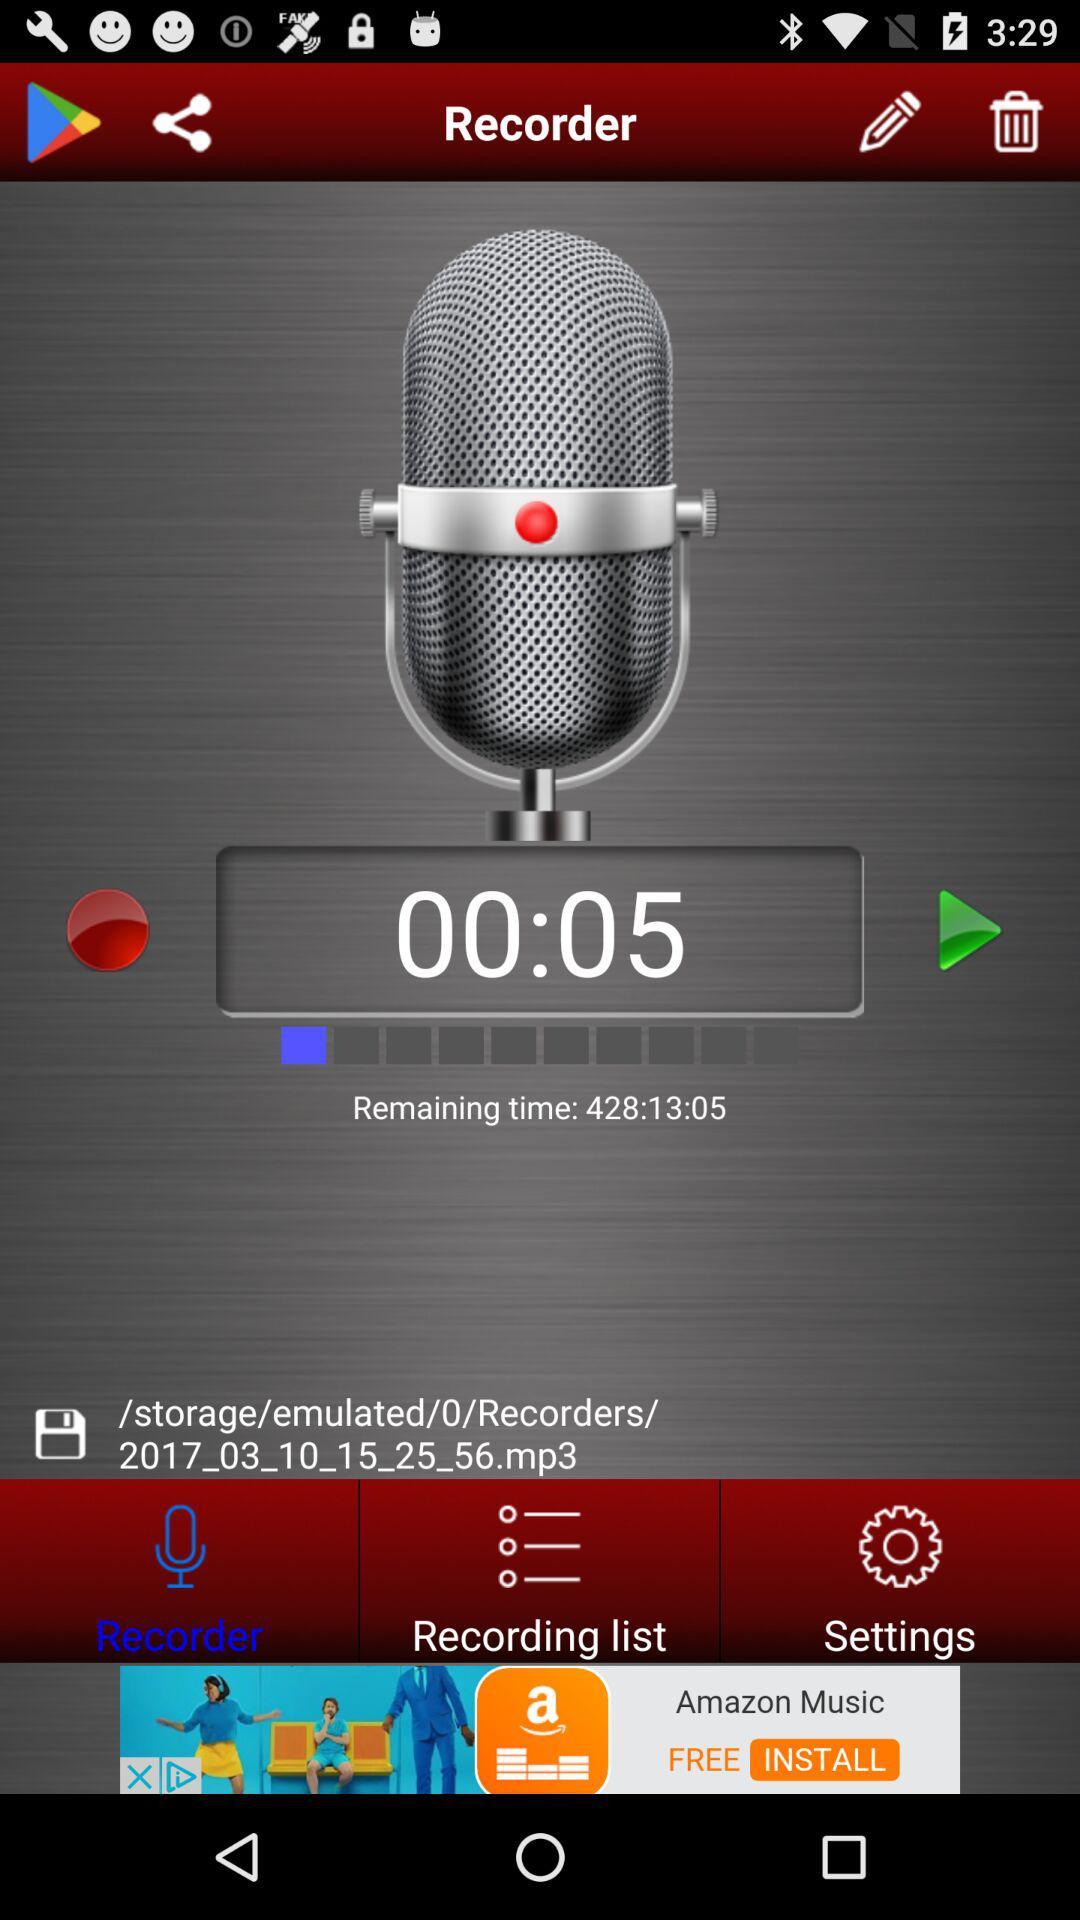 The image size is (1080, 1920). Describe the element at coordinates (108, 929) in the screenshot. I see `record audio` at that location.